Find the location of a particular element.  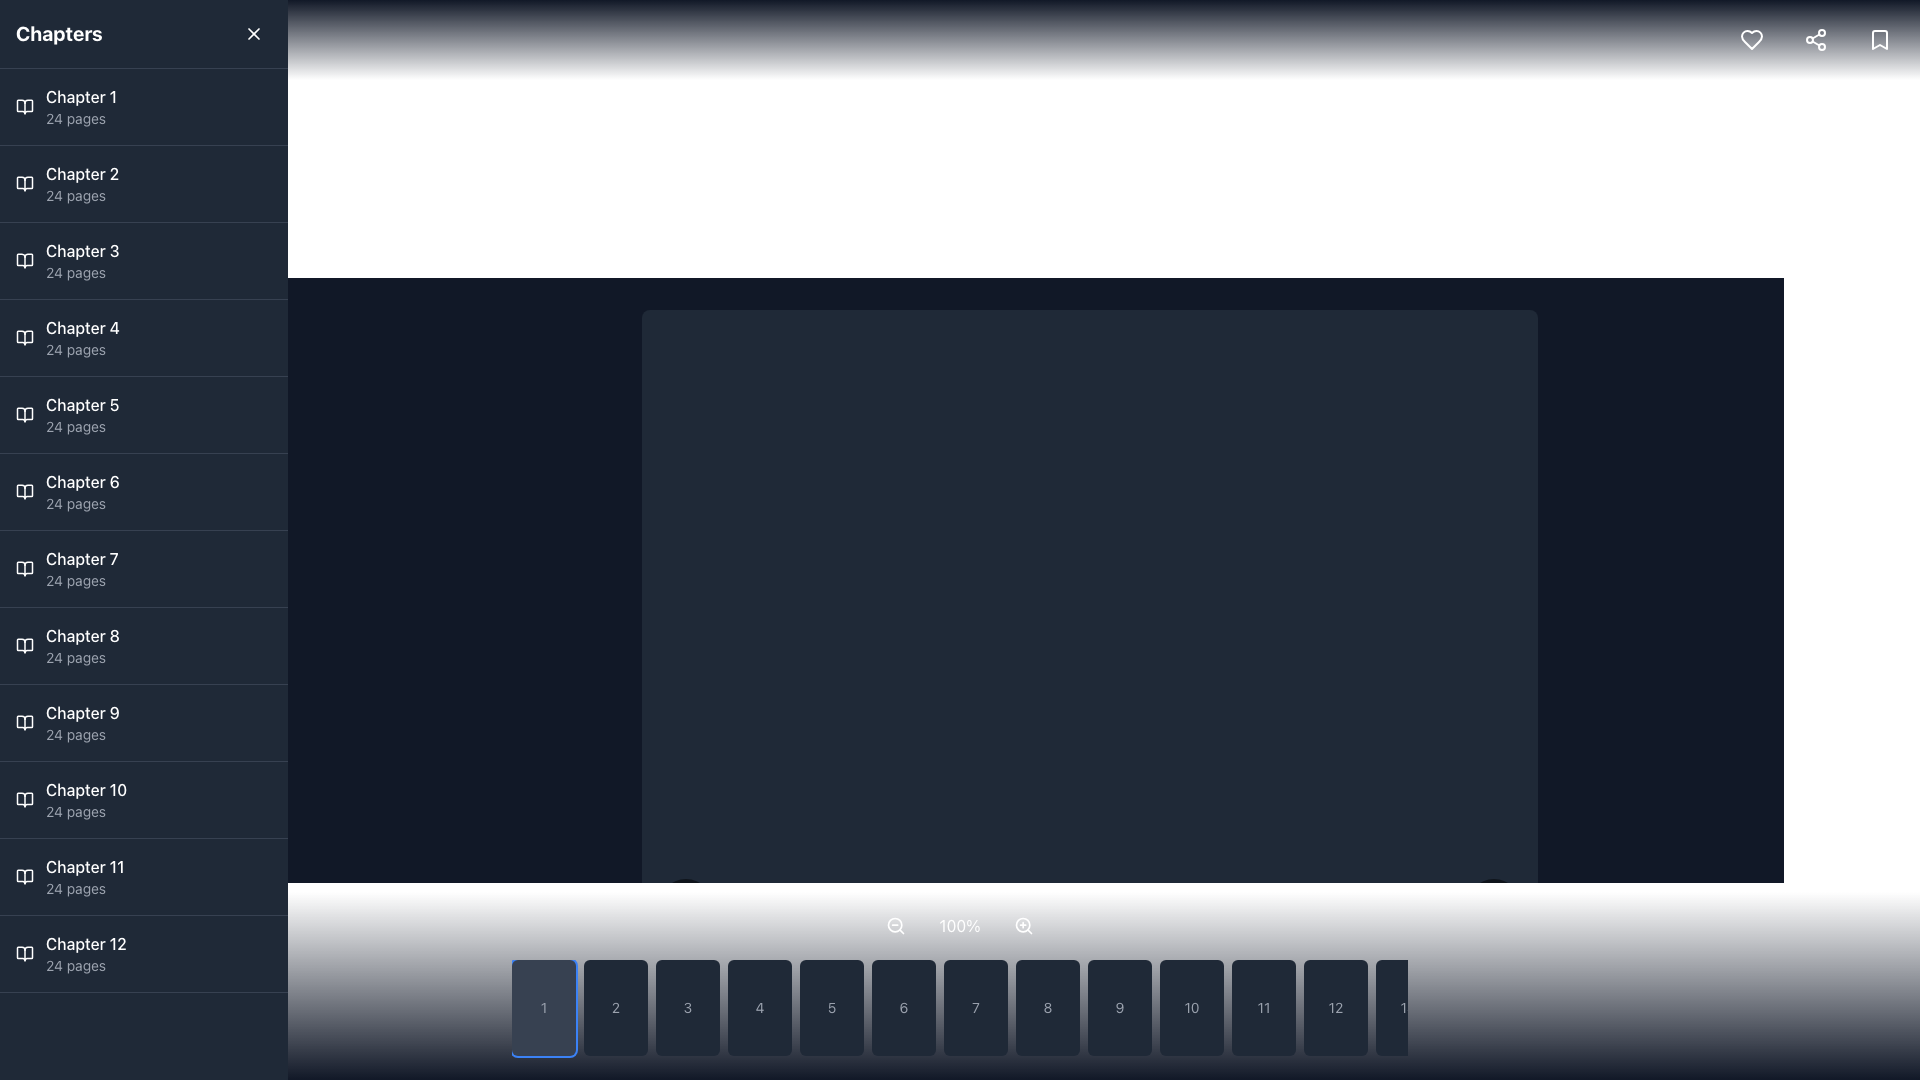

the SVG graphic component representing the lens of a magnifying glass located in the bottom control bar of the interface is located at coordinates (1023, 925).